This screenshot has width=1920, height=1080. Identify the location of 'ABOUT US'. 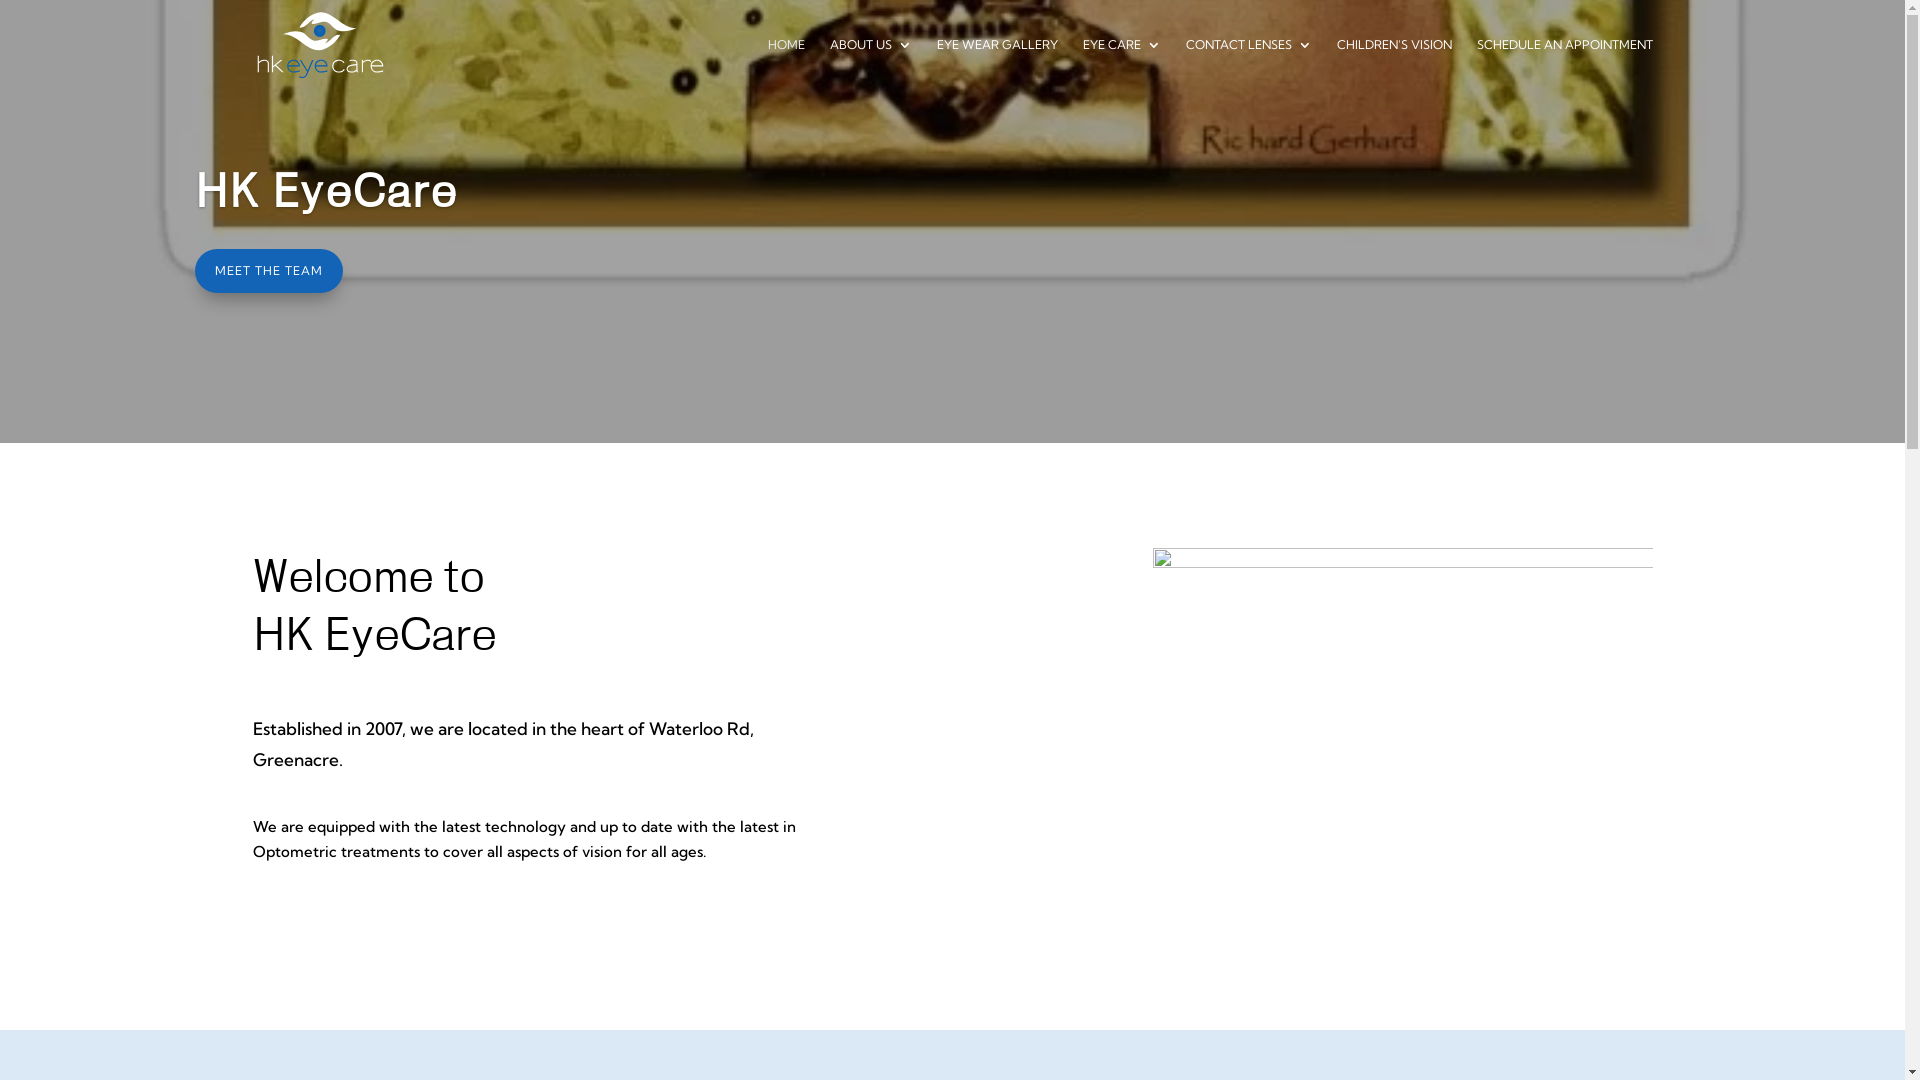
(830, 63).